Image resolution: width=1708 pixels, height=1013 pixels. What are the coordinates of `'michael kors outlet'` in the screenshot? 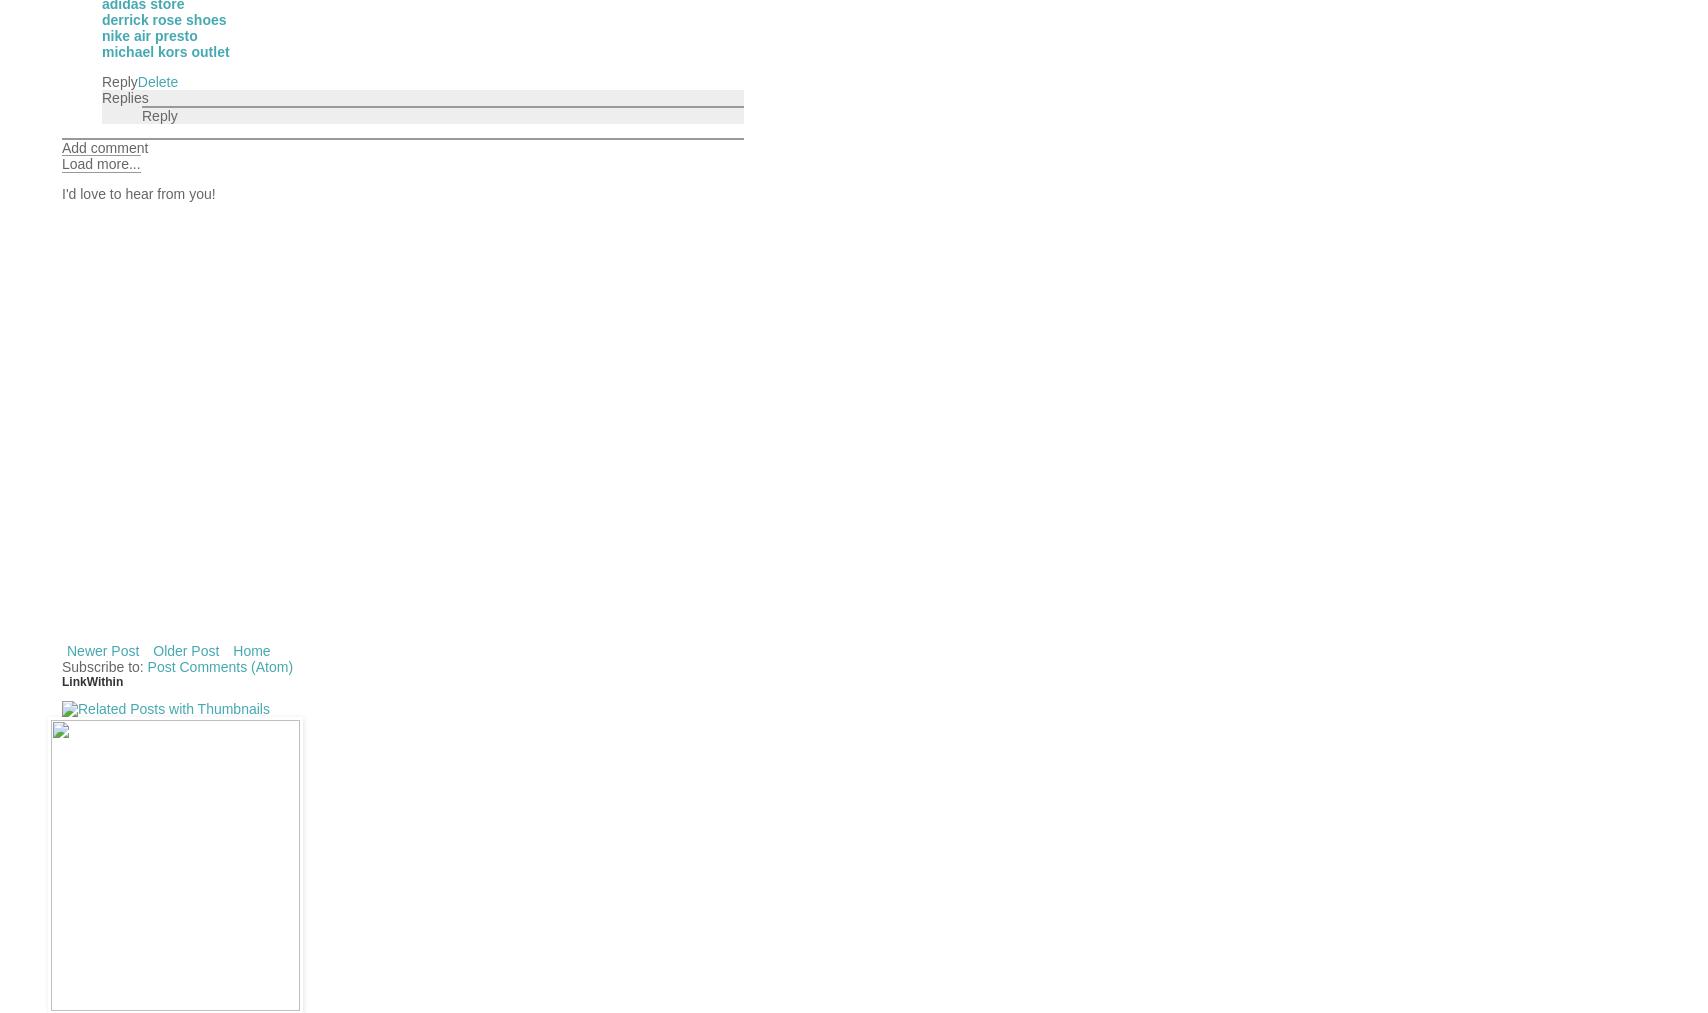 It's located at (101, 49).